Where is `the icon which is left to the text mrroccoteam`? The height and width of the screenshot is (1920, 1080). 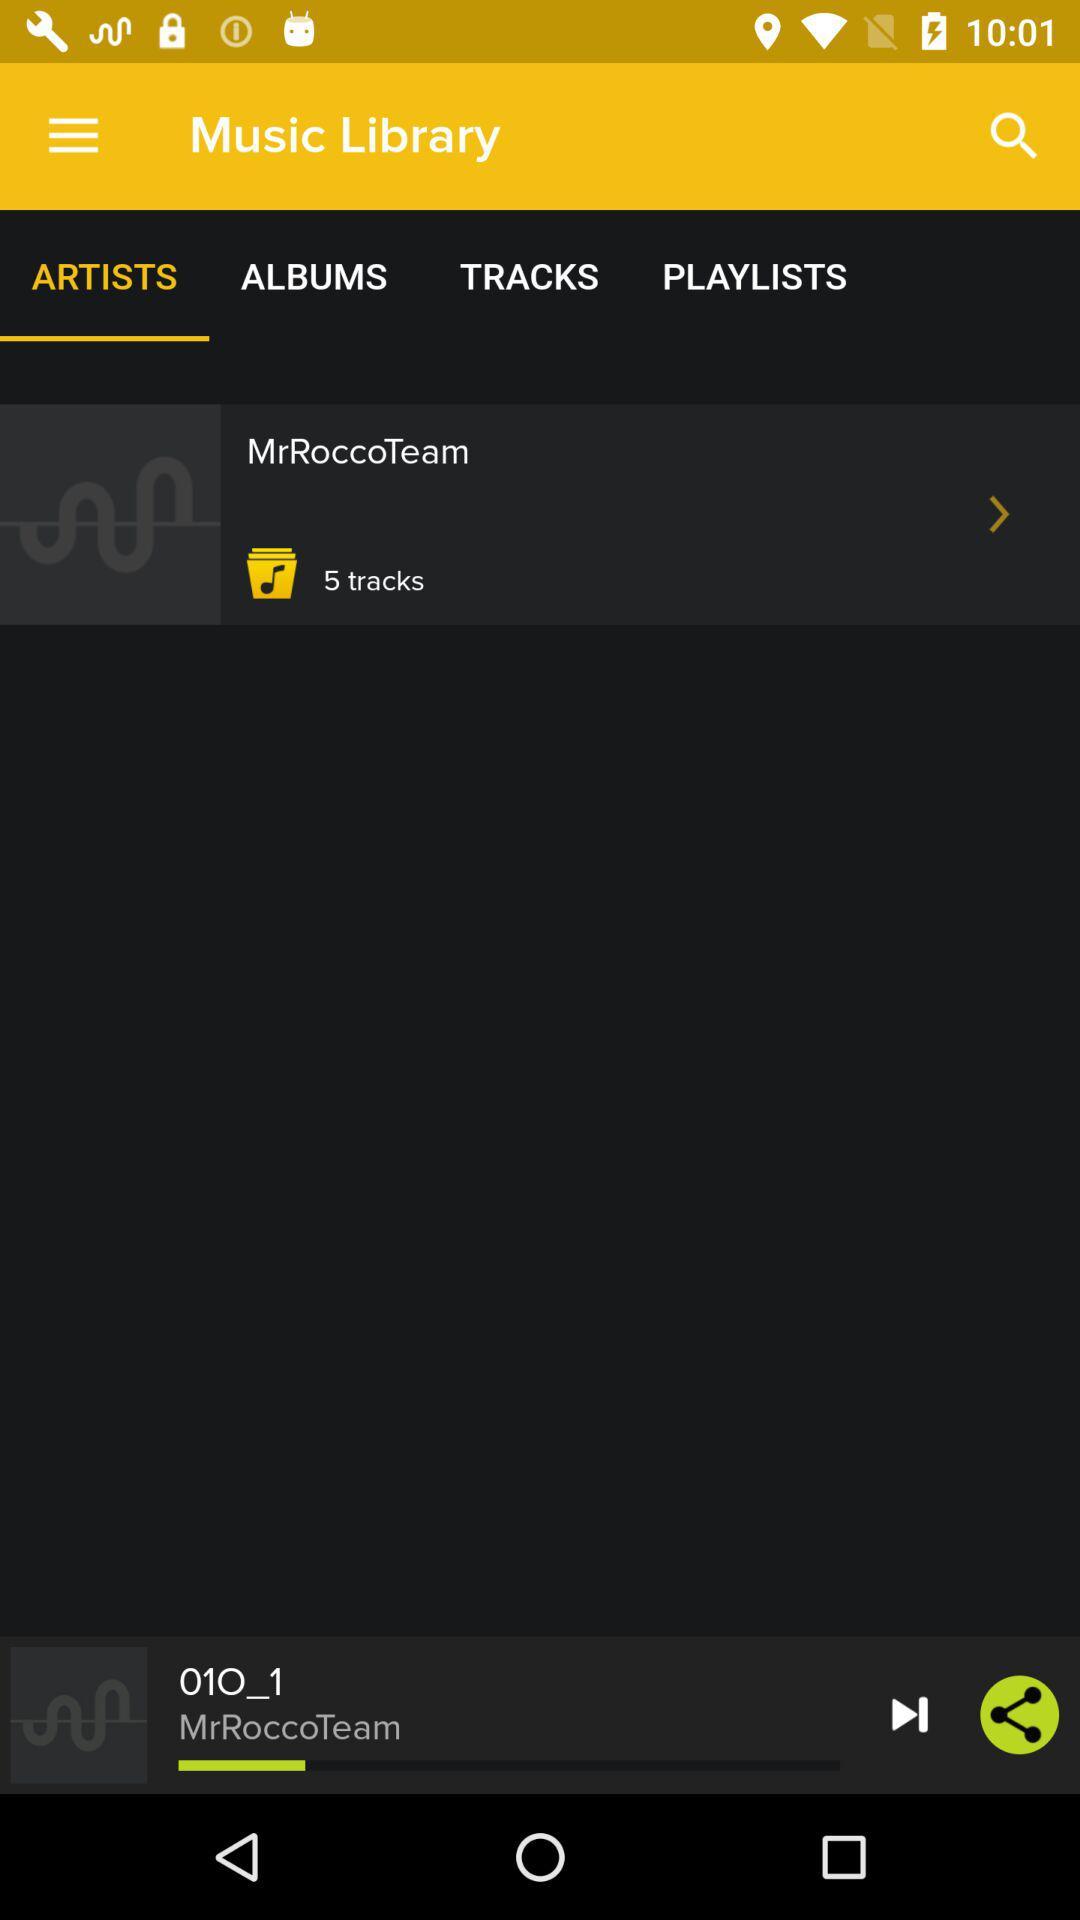
the icon which is left to the text mrroccoteam is located at coordinates (77, 1714).